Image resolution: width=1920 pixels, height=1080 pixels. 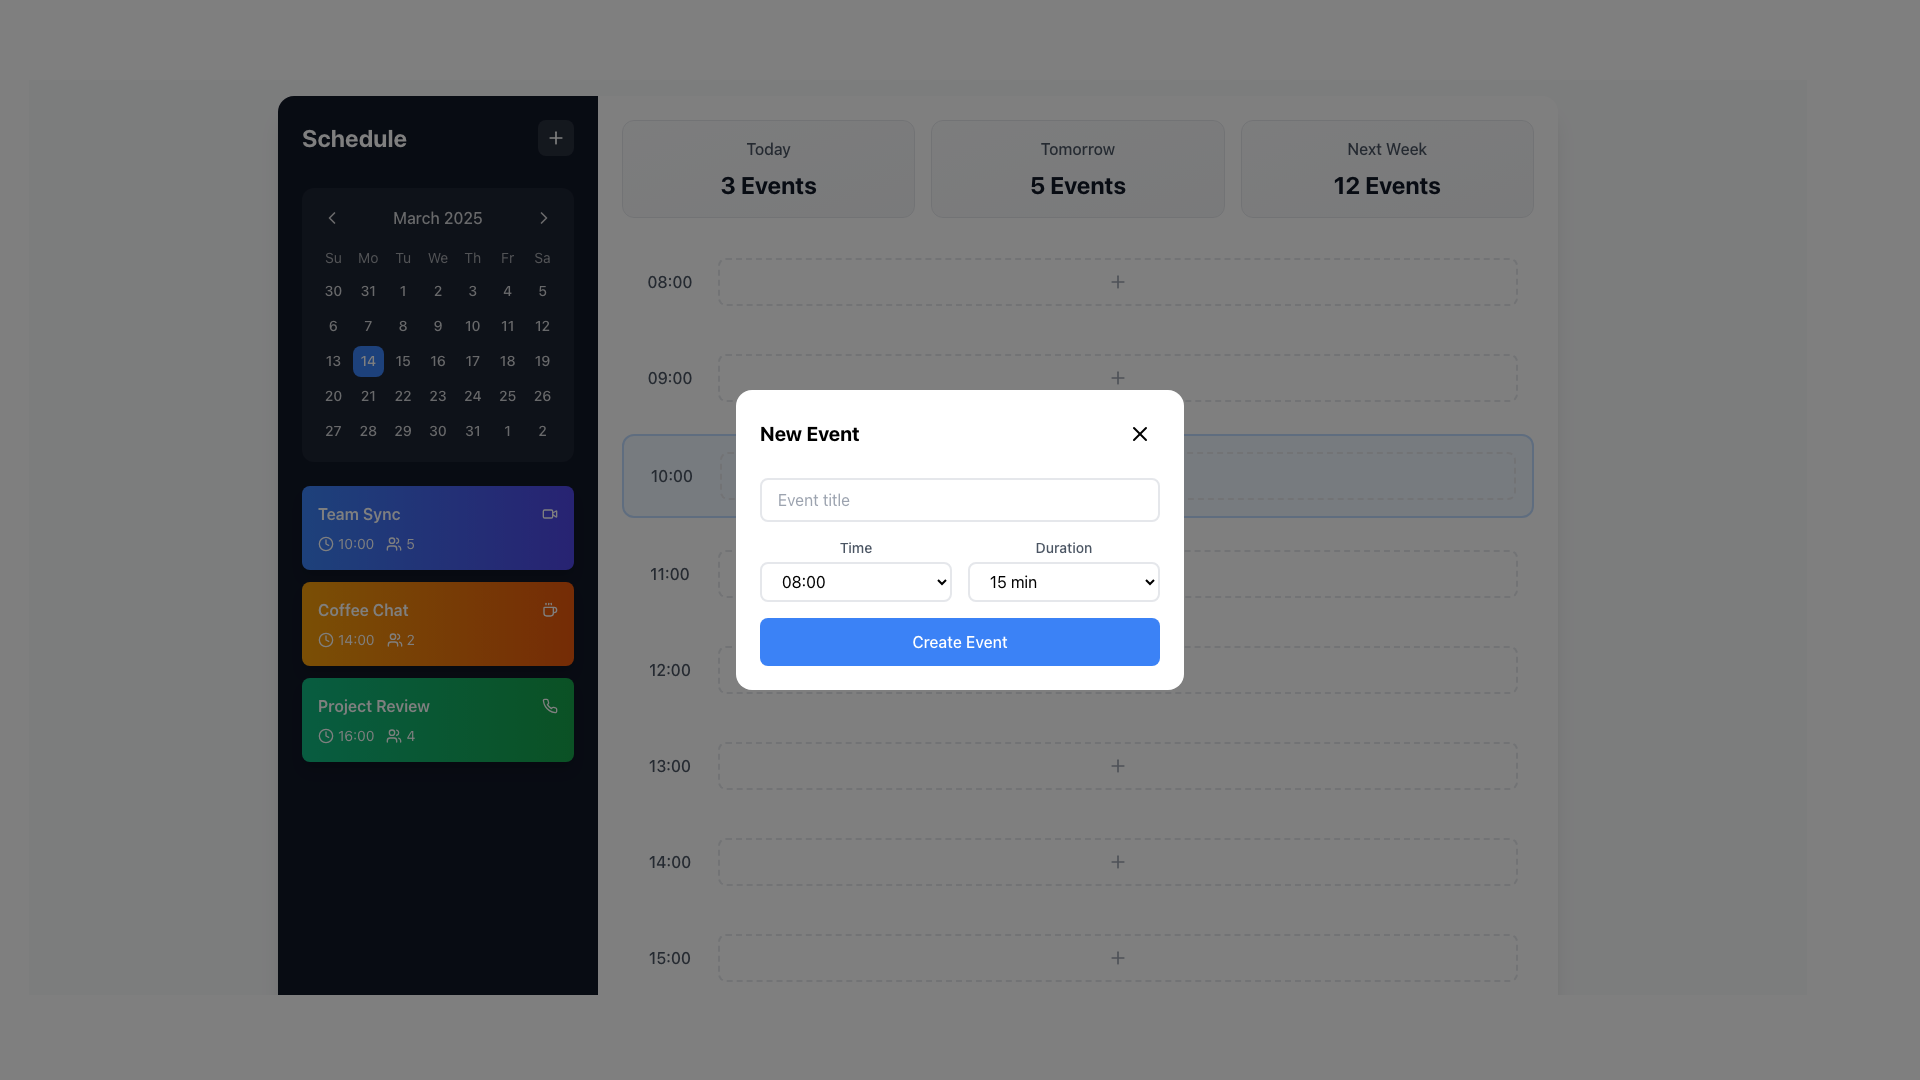 I want to click on the details of the Information display component featuring a clock icon and the time '16:00' along with a user icon and the number '4', located in the green section labeled 'Project Review' in the lower half of the panel, so click(x=436, y=736).